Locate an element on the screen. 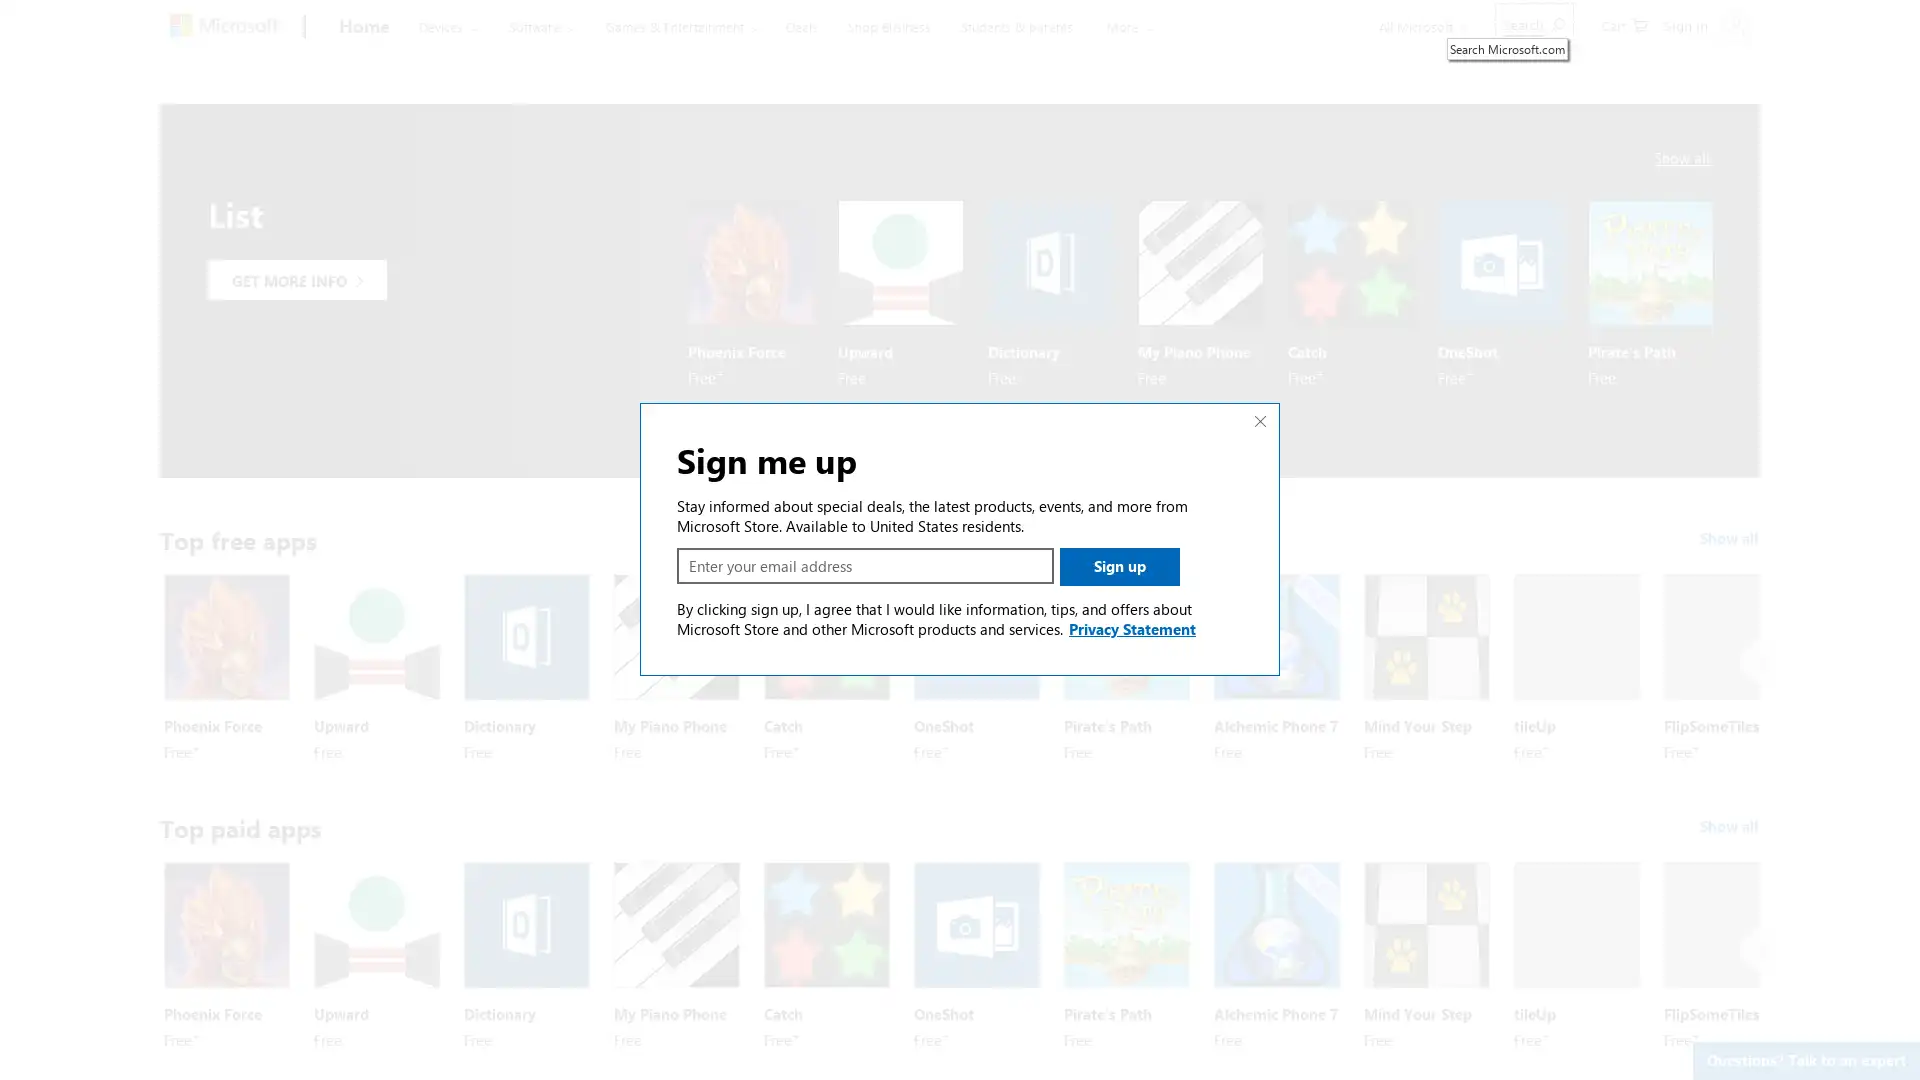  Devices is located at coordinates (446, 26).